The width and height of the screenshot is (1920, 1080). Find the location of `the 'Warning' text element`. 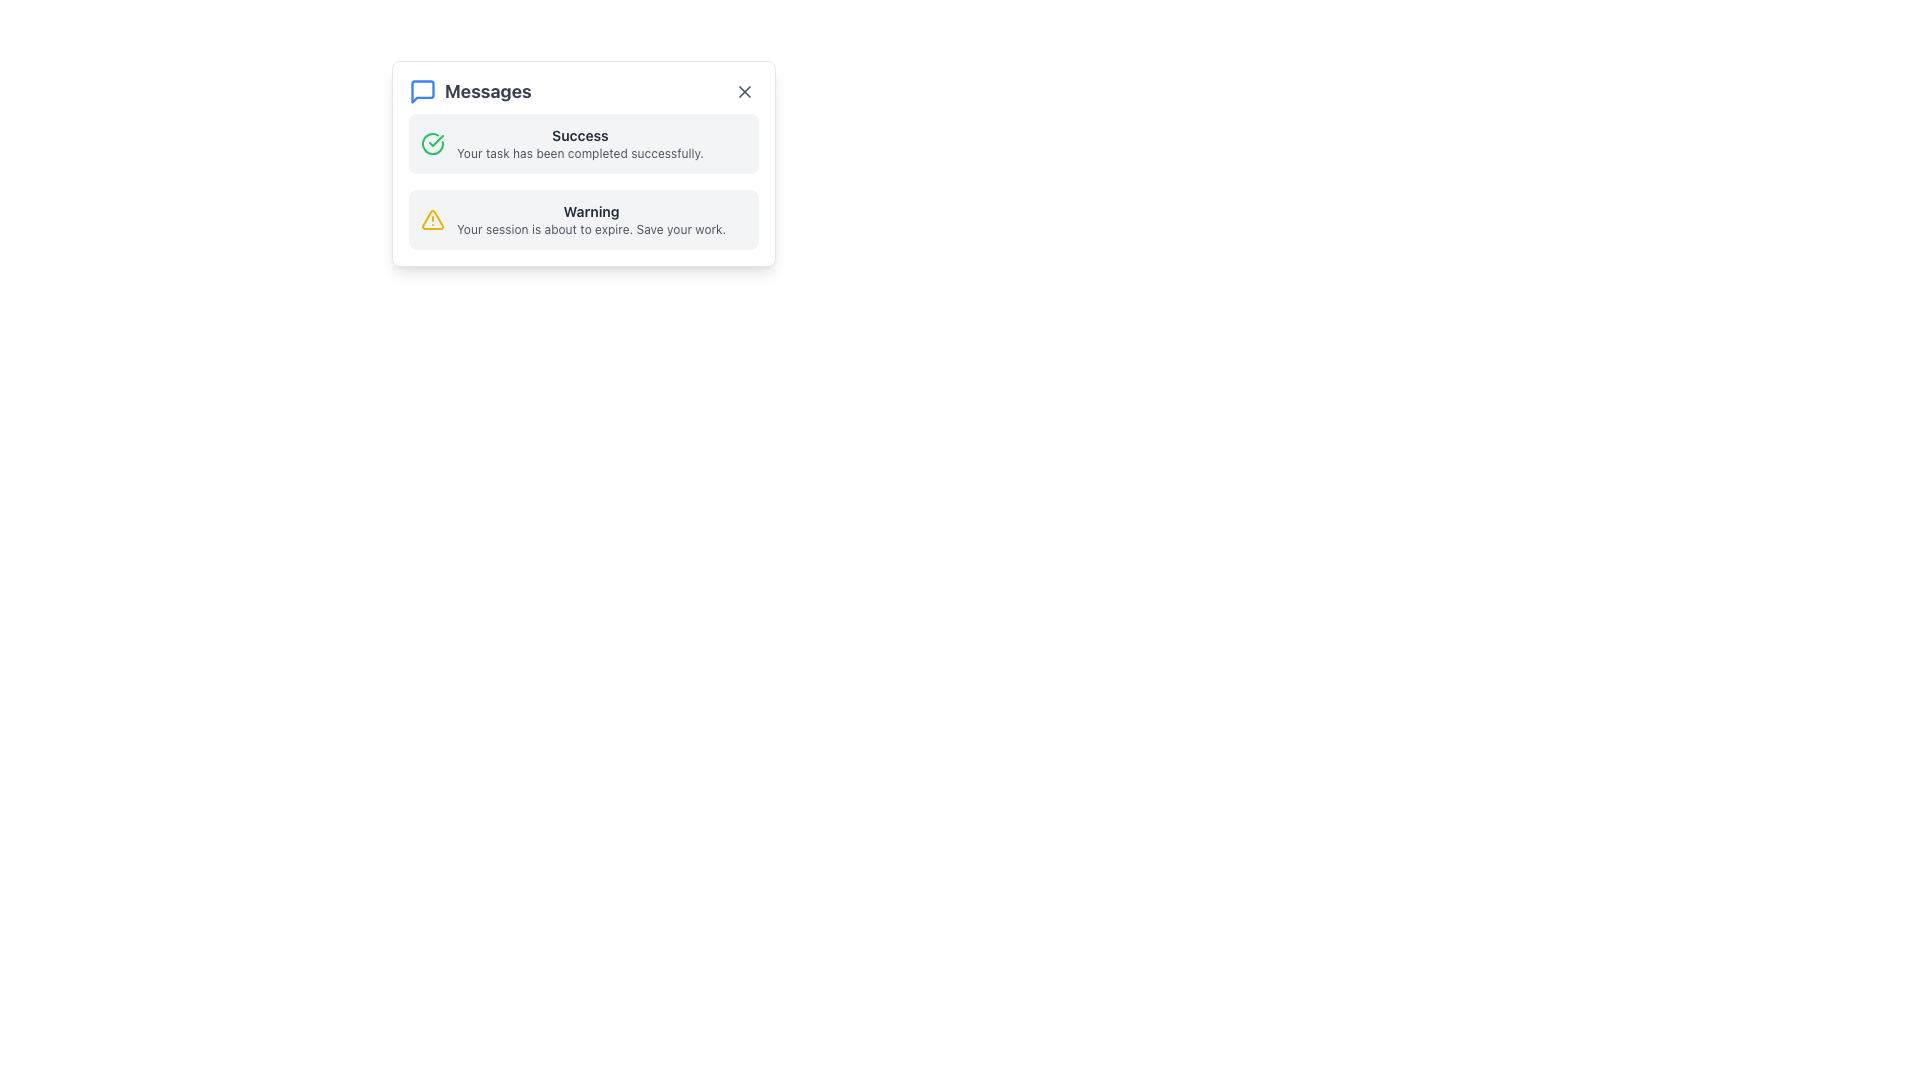

the 'Warning' text element is located at coordinates (590, 212).